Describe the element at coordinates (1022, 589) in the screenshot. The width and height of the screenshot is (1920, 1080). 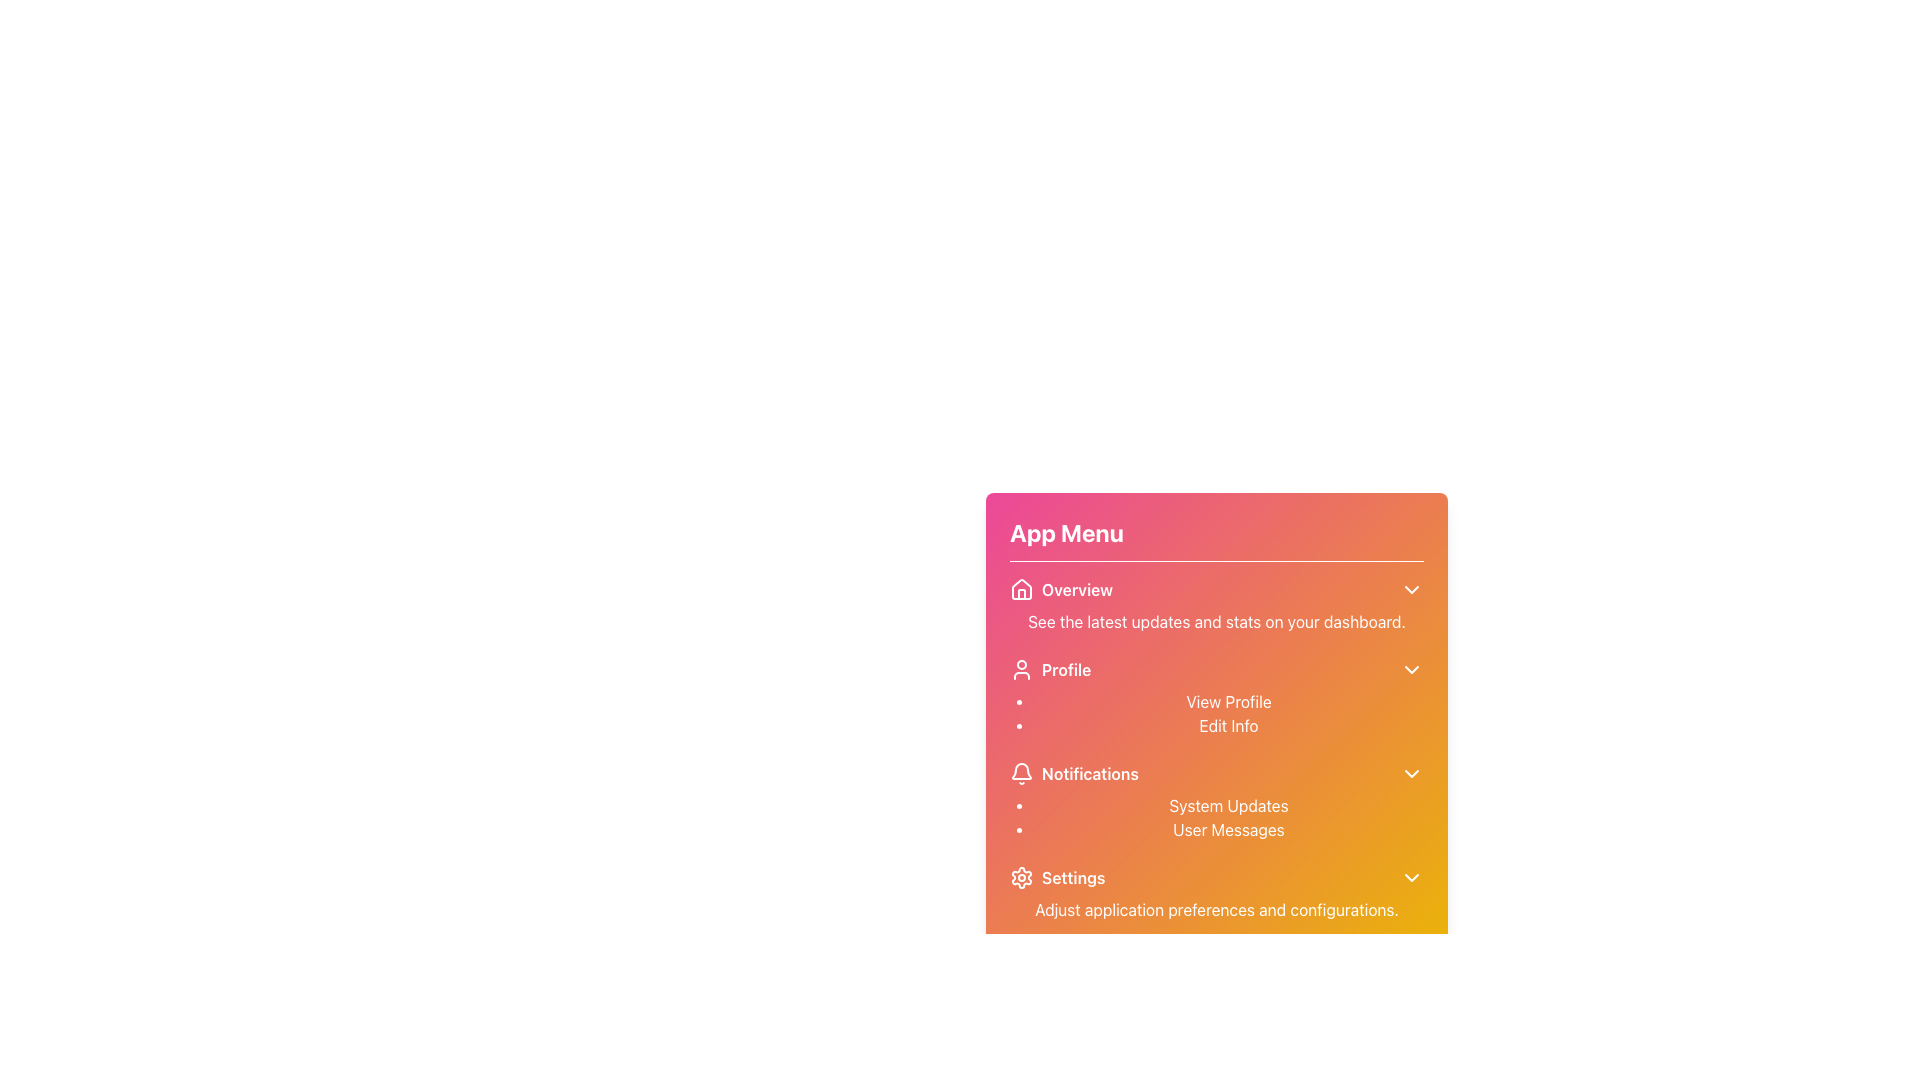
I see `the non-interactive 'Overview' icon located at the top of the menu, adjacent to the text 'Overview'` at that location.